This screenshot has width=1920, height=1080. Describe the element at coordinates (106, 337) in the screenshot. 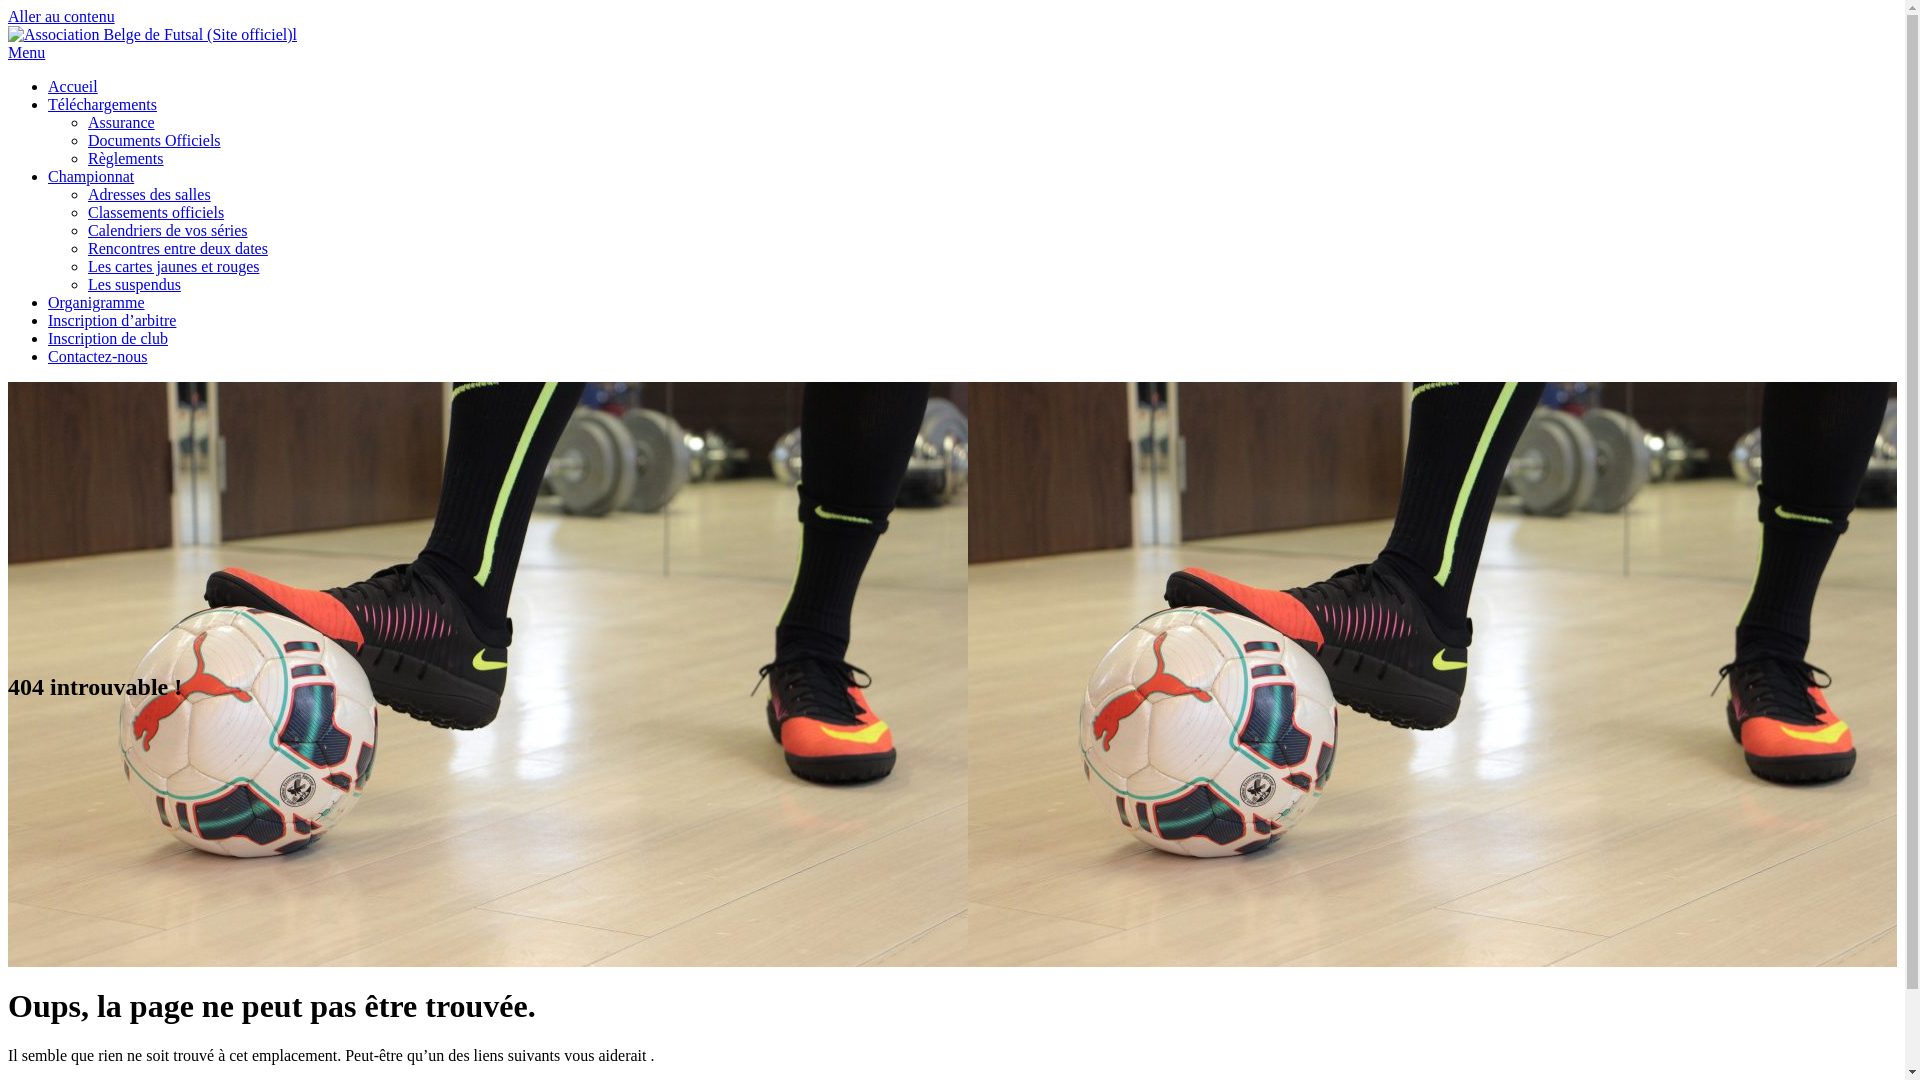

I see `'Inscription de club'` at that location.